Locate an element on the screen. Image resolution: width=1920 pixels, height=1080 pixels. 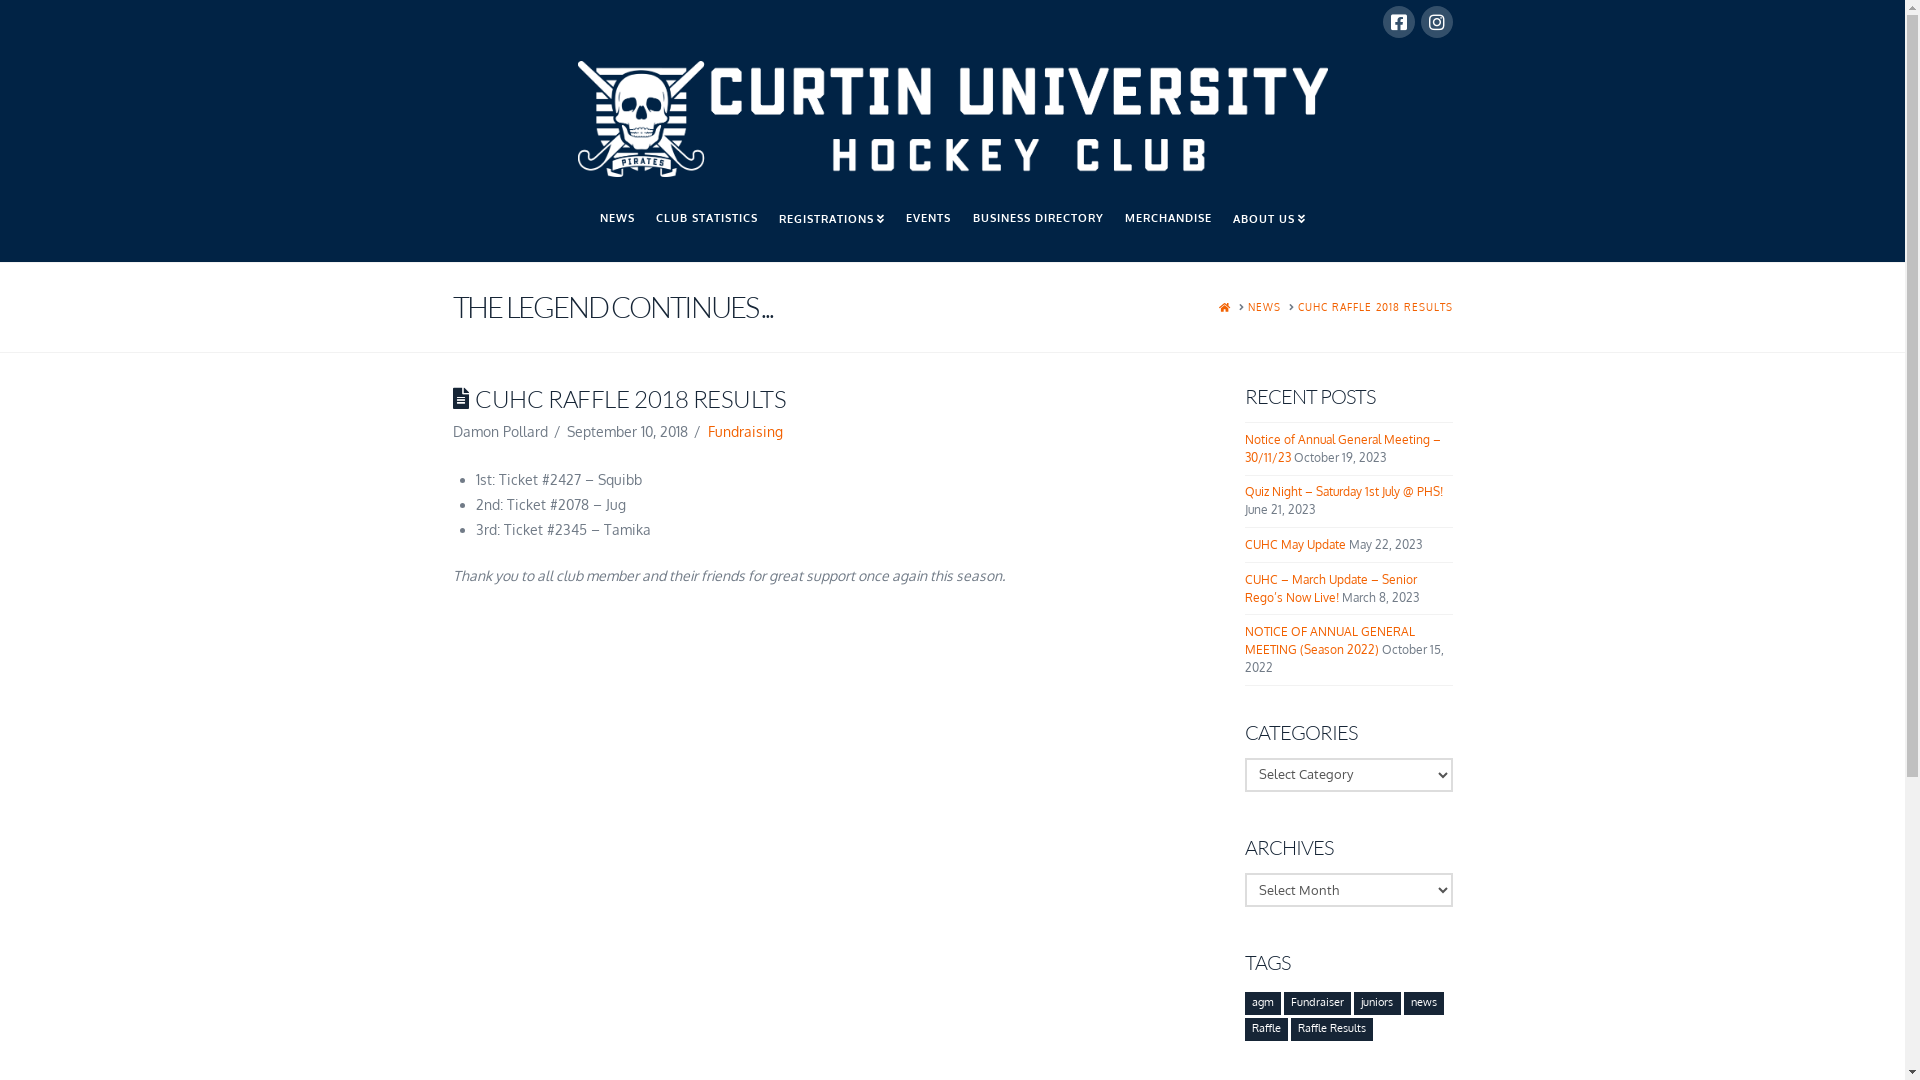
'NOTICE OF ANNUAL GENERAL MEETING (Season 2022)' is located at coordinates (1243, 640).